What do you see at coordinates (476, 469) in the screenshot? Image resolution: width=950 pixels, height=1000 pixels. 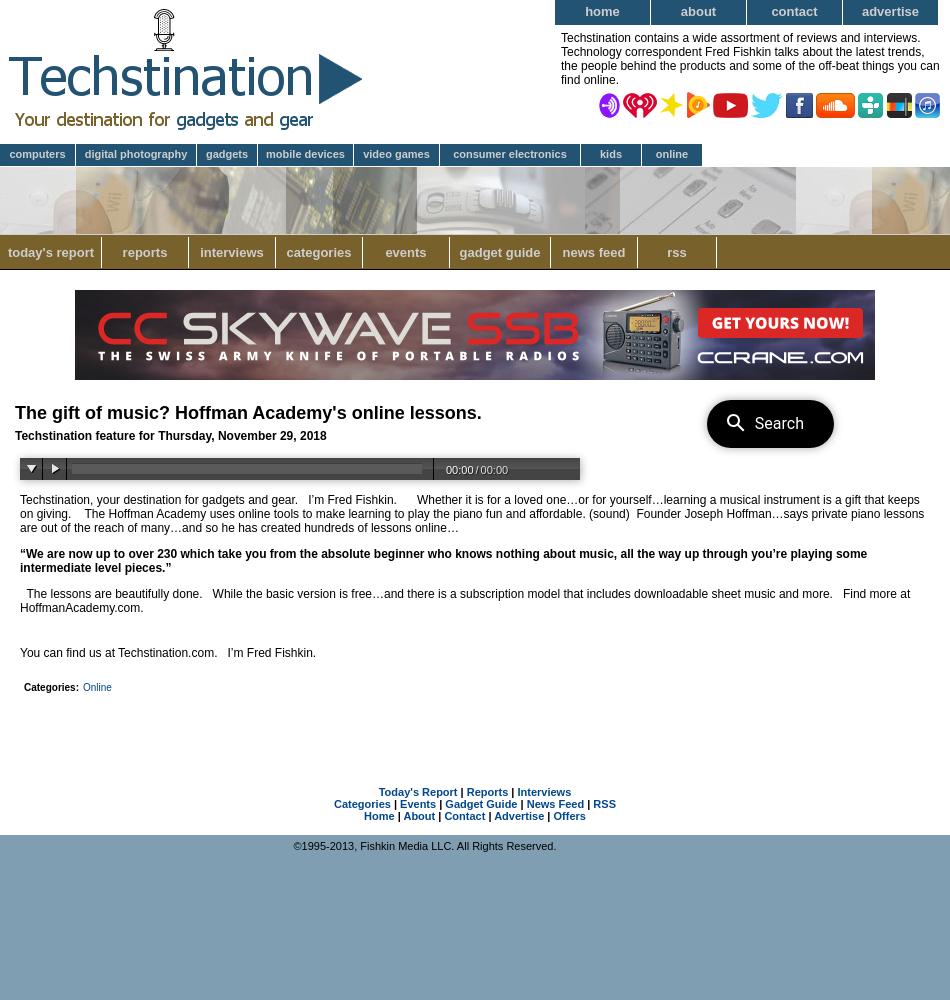 I see `'/'` at bounding box center [476, 469].